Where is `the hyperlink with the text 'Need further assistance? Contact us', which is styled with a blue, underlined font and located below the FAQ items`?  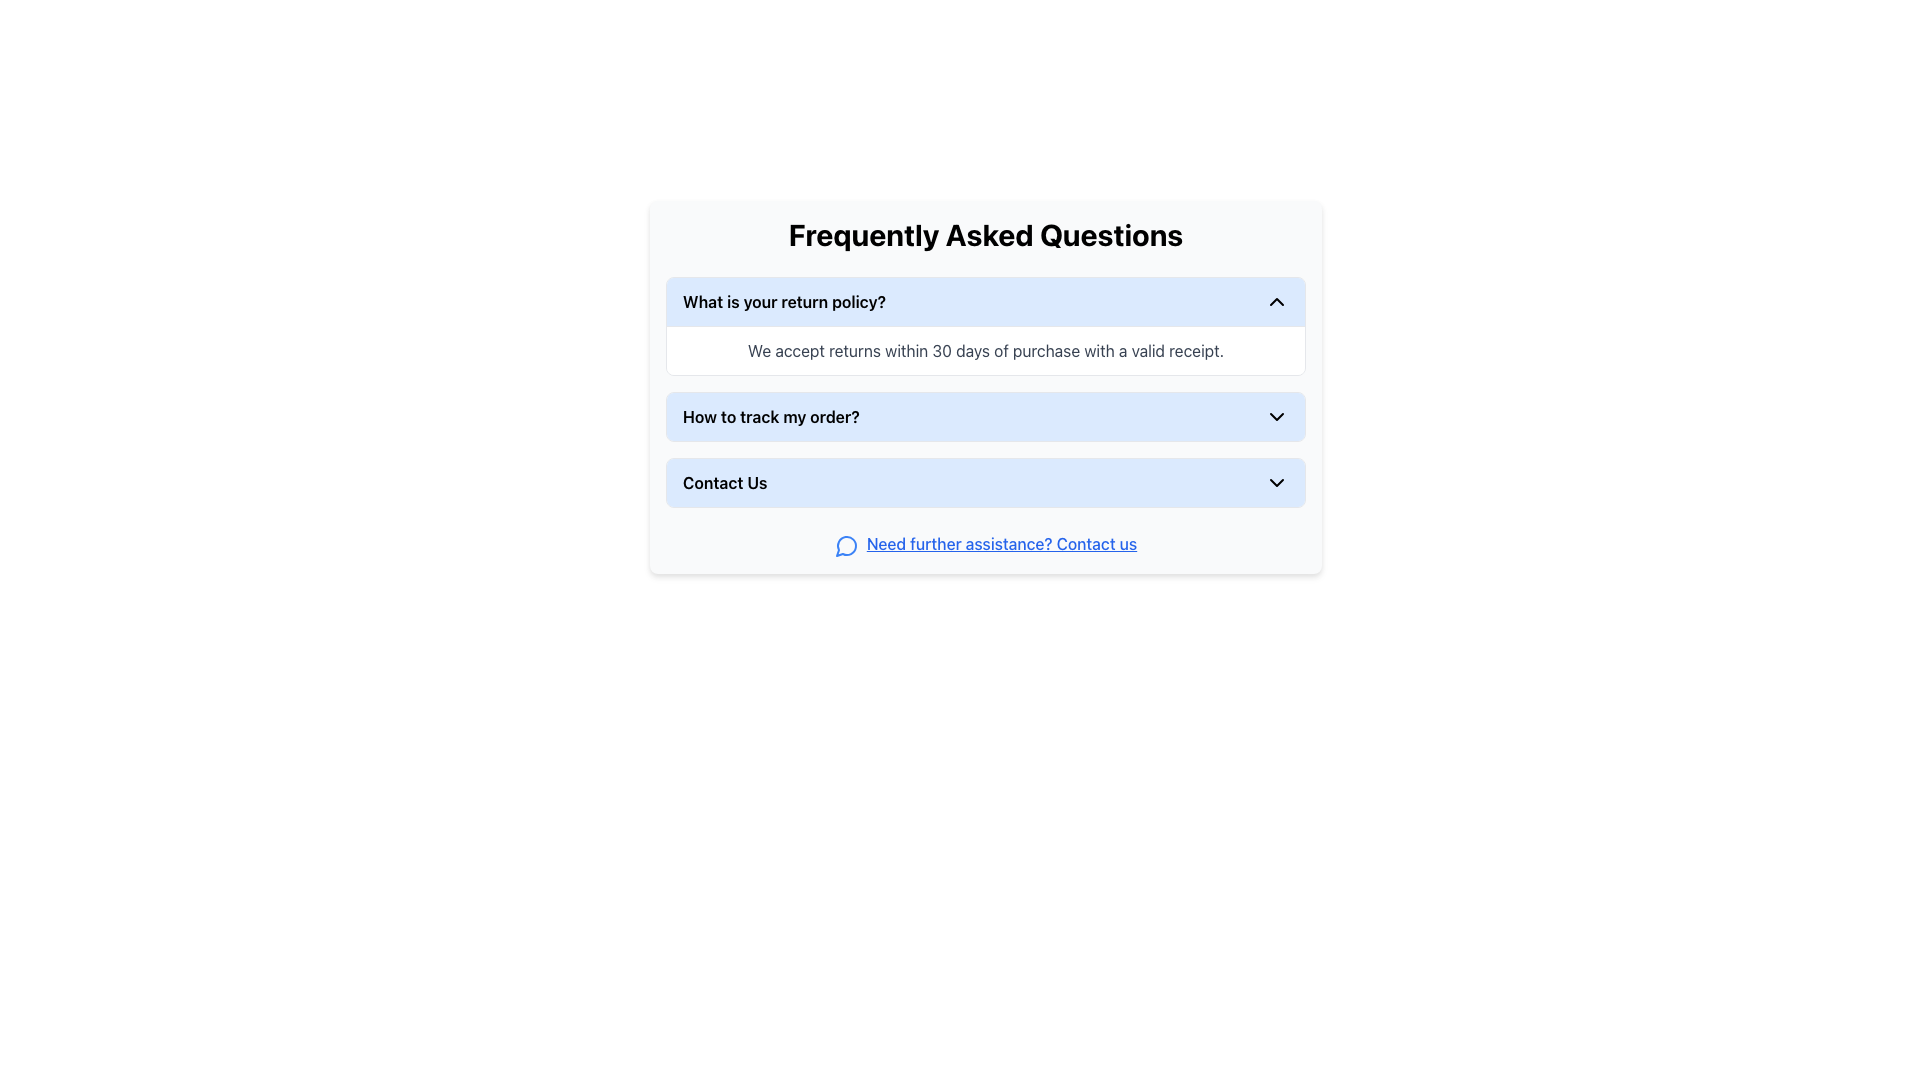 the hyperlink with the text 'Need further assistance? Contact us', which is styled with a blue, underlined font and located below the FAQ items is located at coordinates (1002, 543).